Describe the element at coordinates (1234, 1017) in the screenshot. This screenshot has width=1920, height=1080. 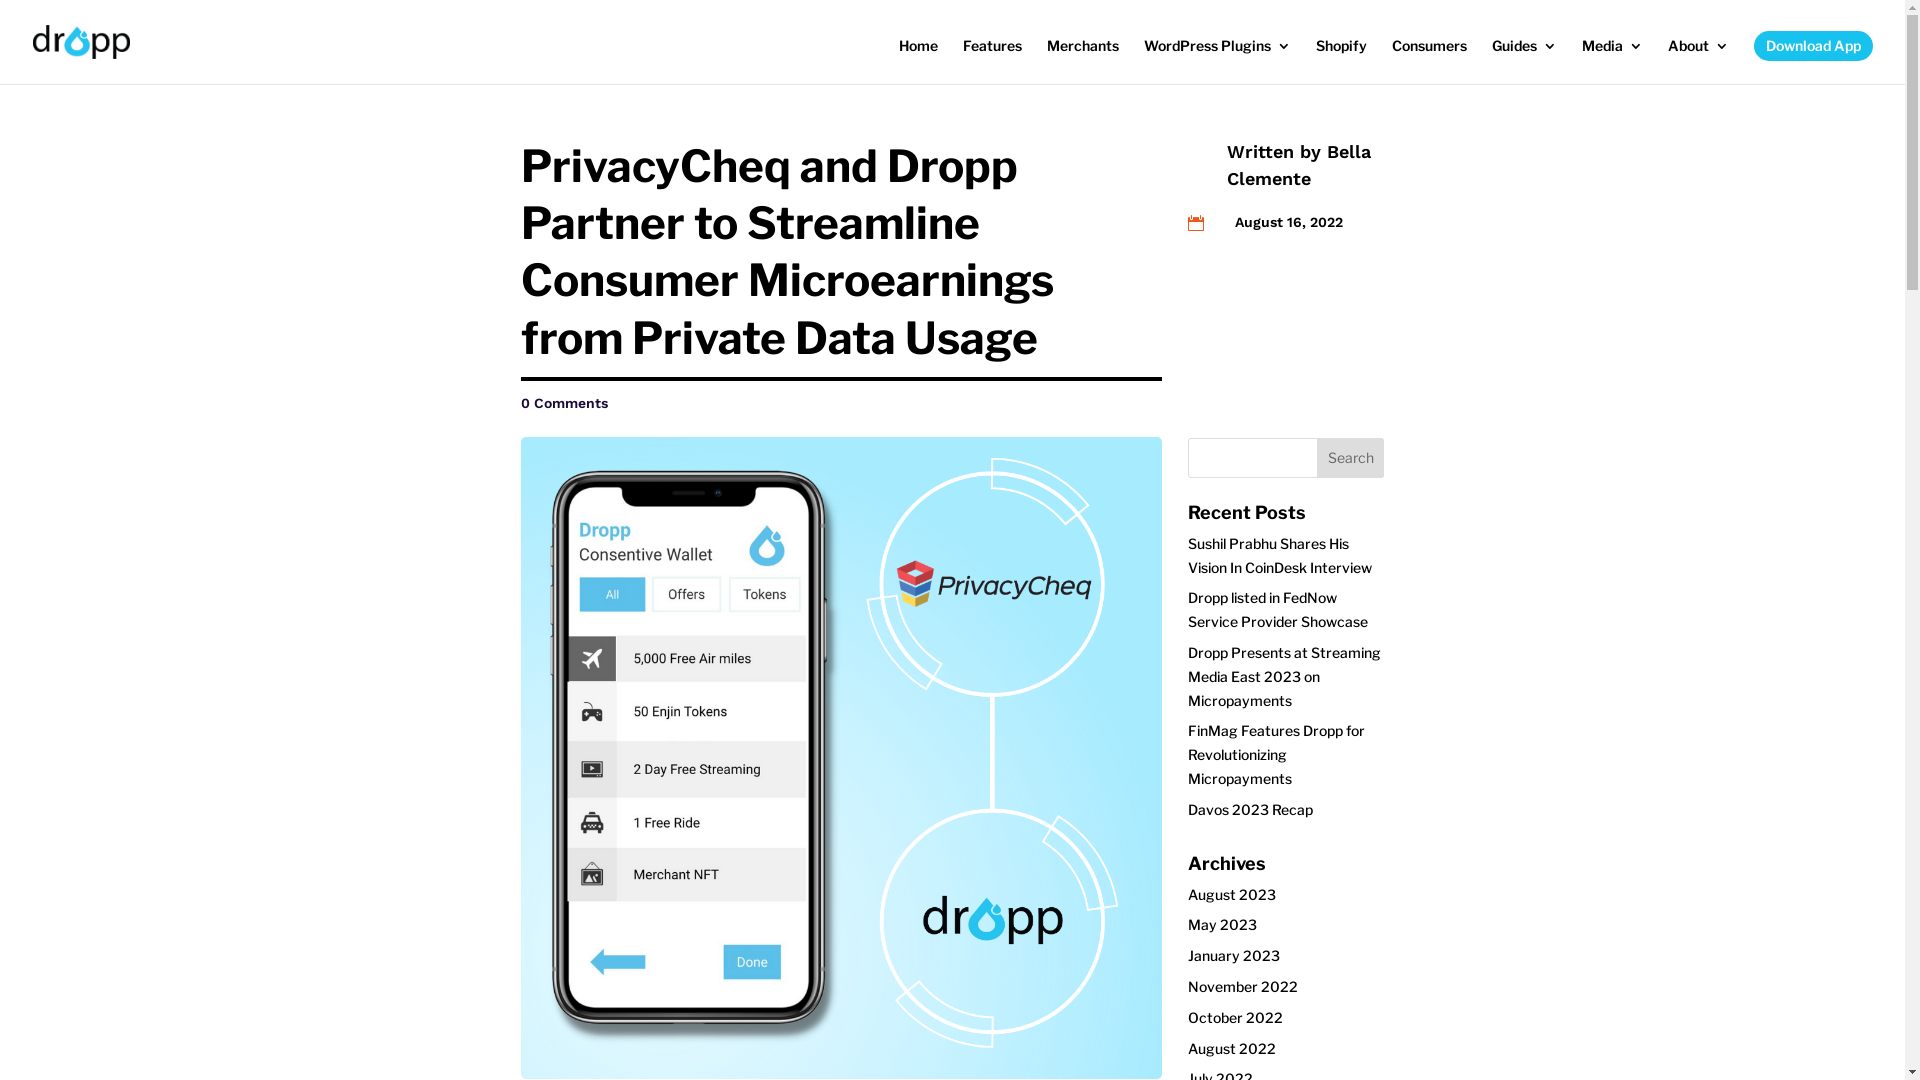
I see `'October 2022'` at that location.